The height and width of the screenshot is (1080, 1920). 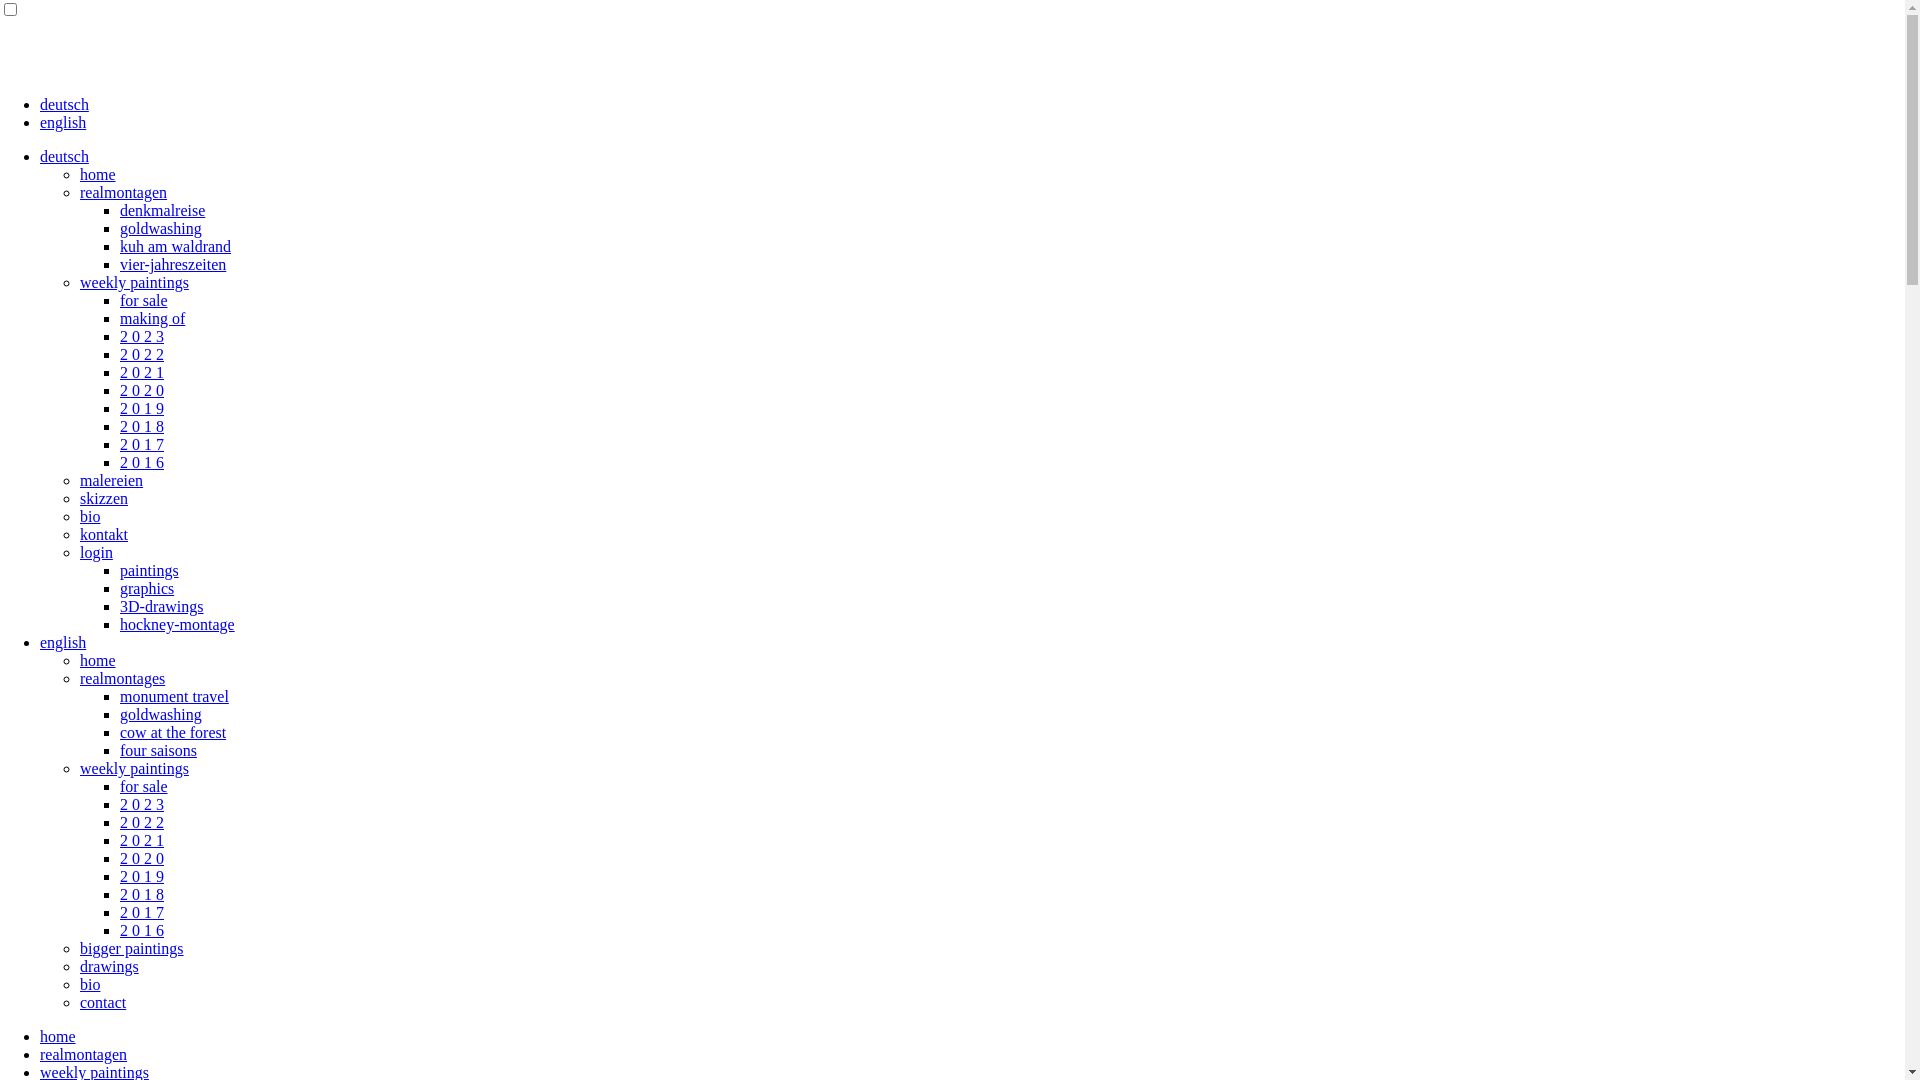 I want to click on '2 0 2 1', so click(x=119, y=840).